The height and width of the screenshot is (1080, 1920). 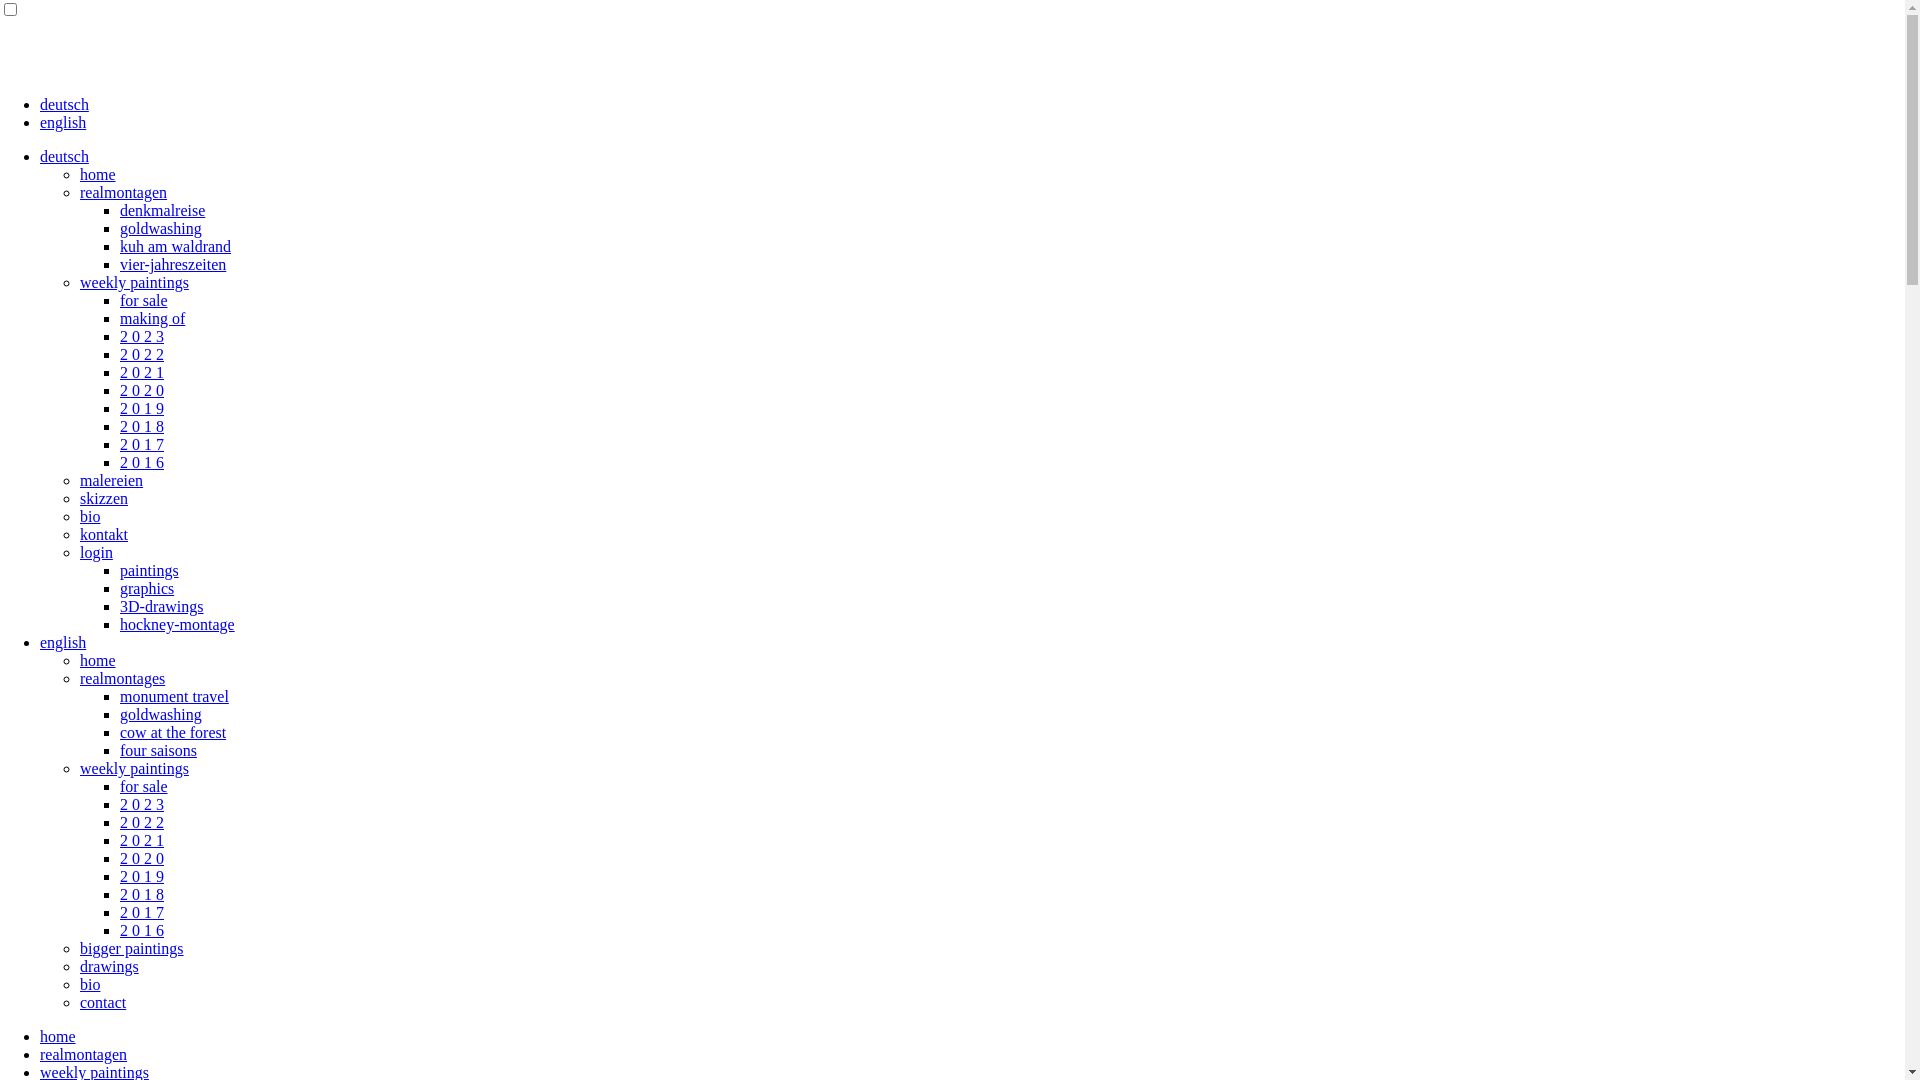 I want to click on '2 0 2 1', so click(x=119, y=840).